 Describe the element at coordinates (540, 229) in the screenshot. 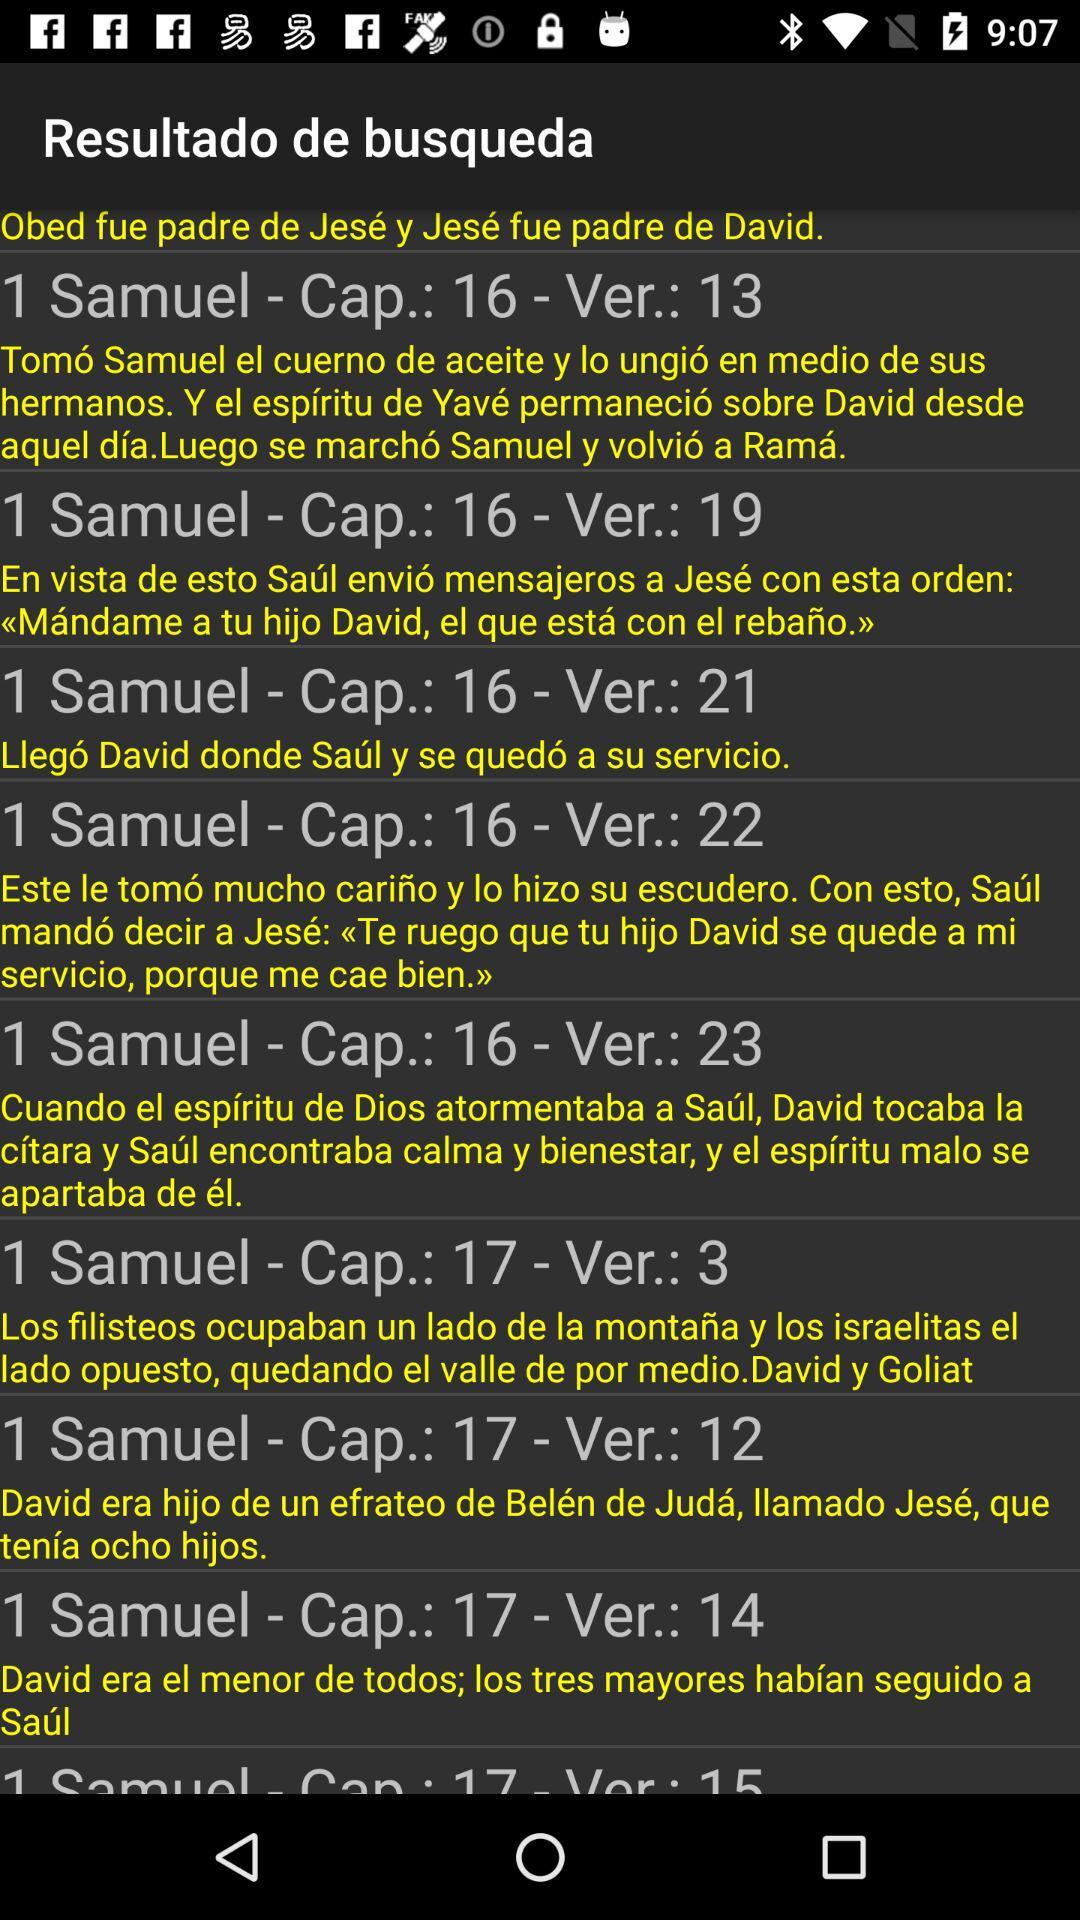

I see `app above the 1 samuel cap` at that location.